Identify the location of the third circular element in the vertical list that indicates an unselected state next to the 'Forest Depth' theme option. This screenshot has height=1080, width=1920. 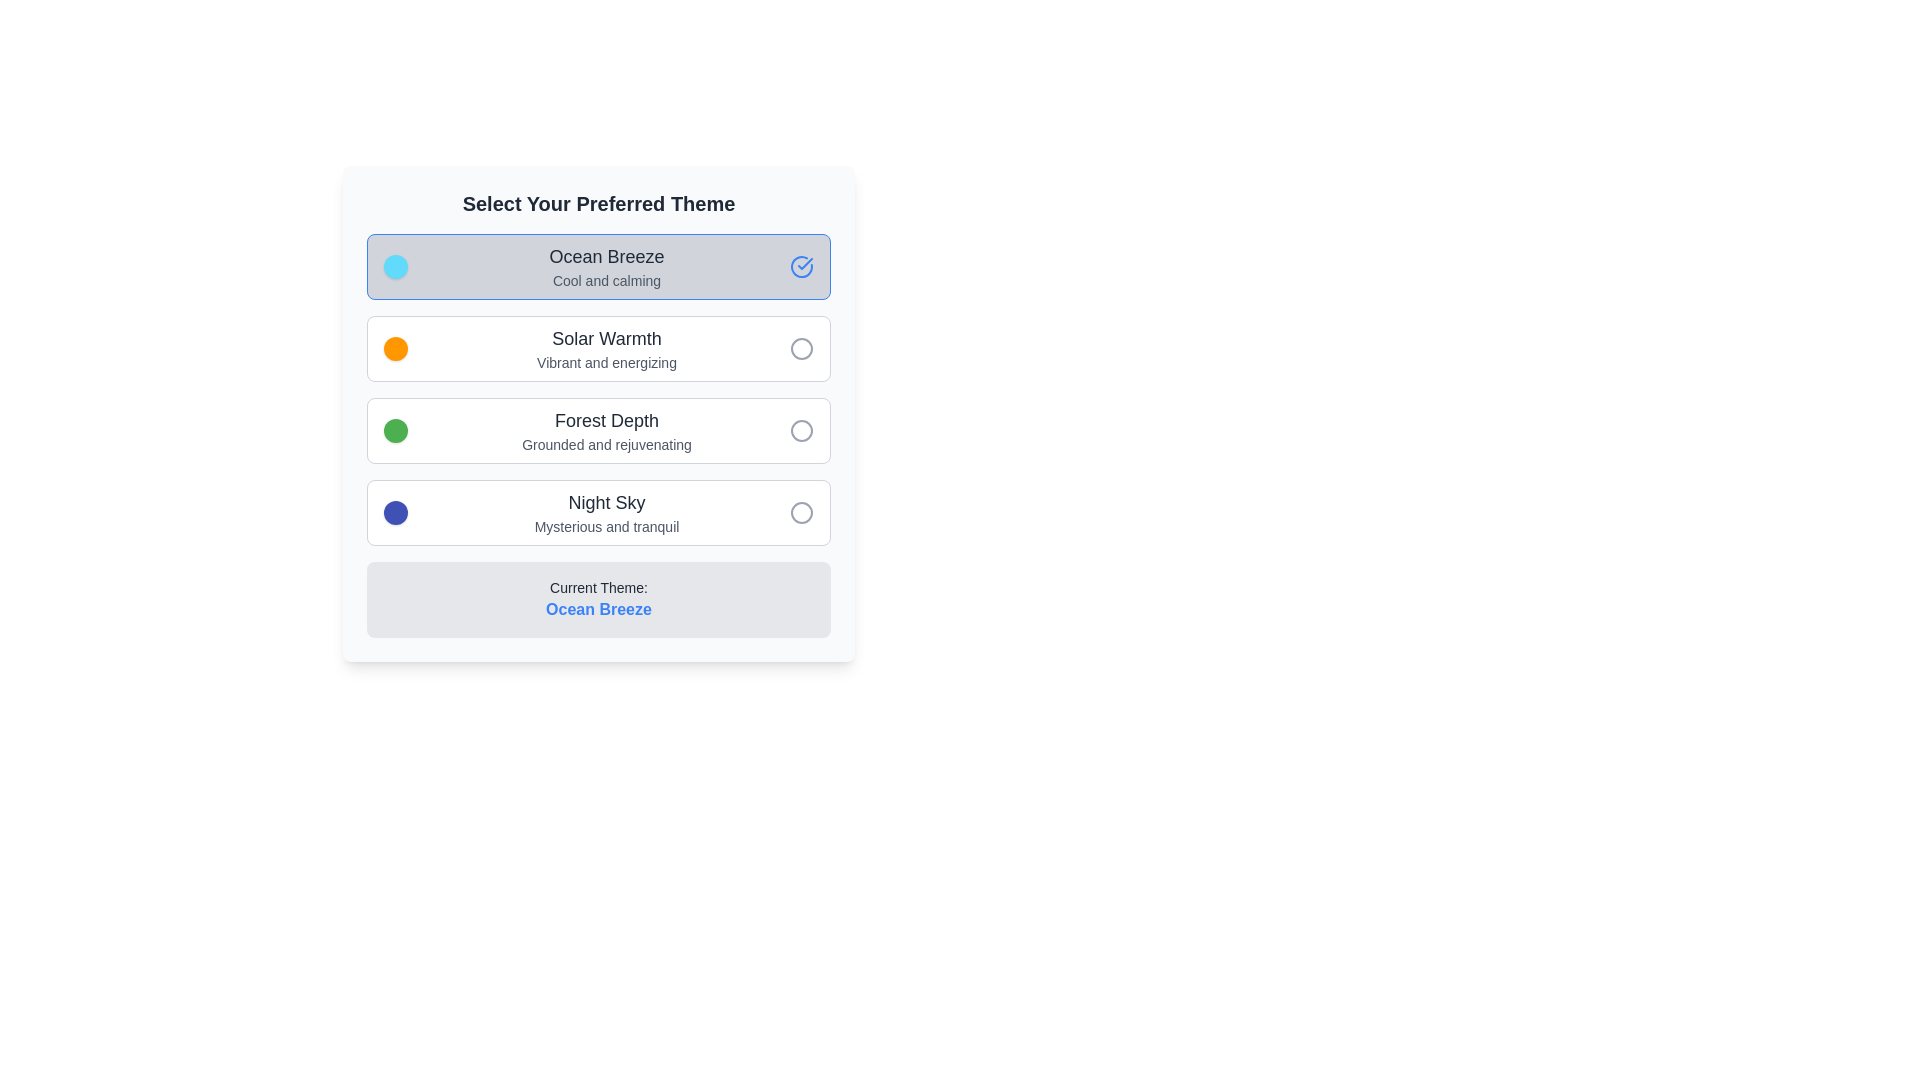
(801, 430).